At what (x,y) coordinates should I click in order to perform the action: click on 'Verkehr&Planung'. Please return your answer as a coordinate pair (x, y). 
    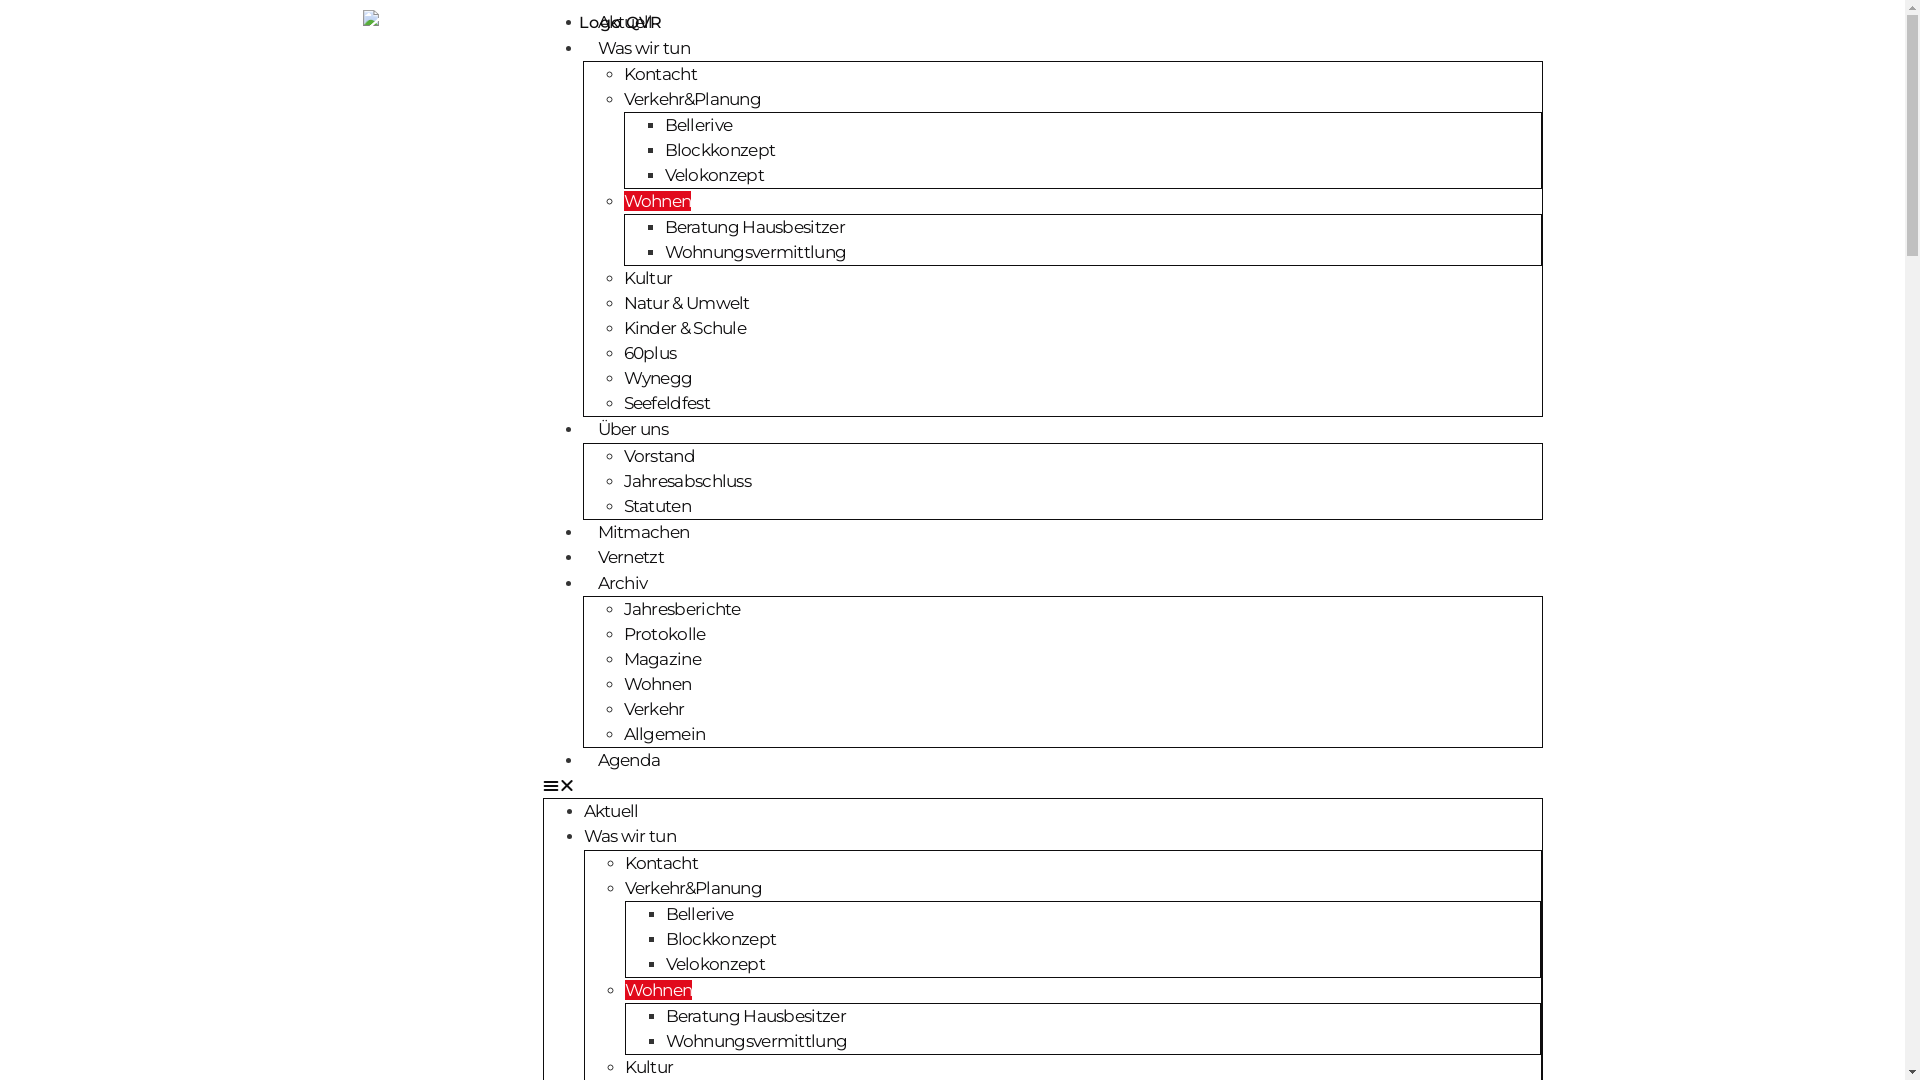
    Looking at the image, I should click on (623, 99).